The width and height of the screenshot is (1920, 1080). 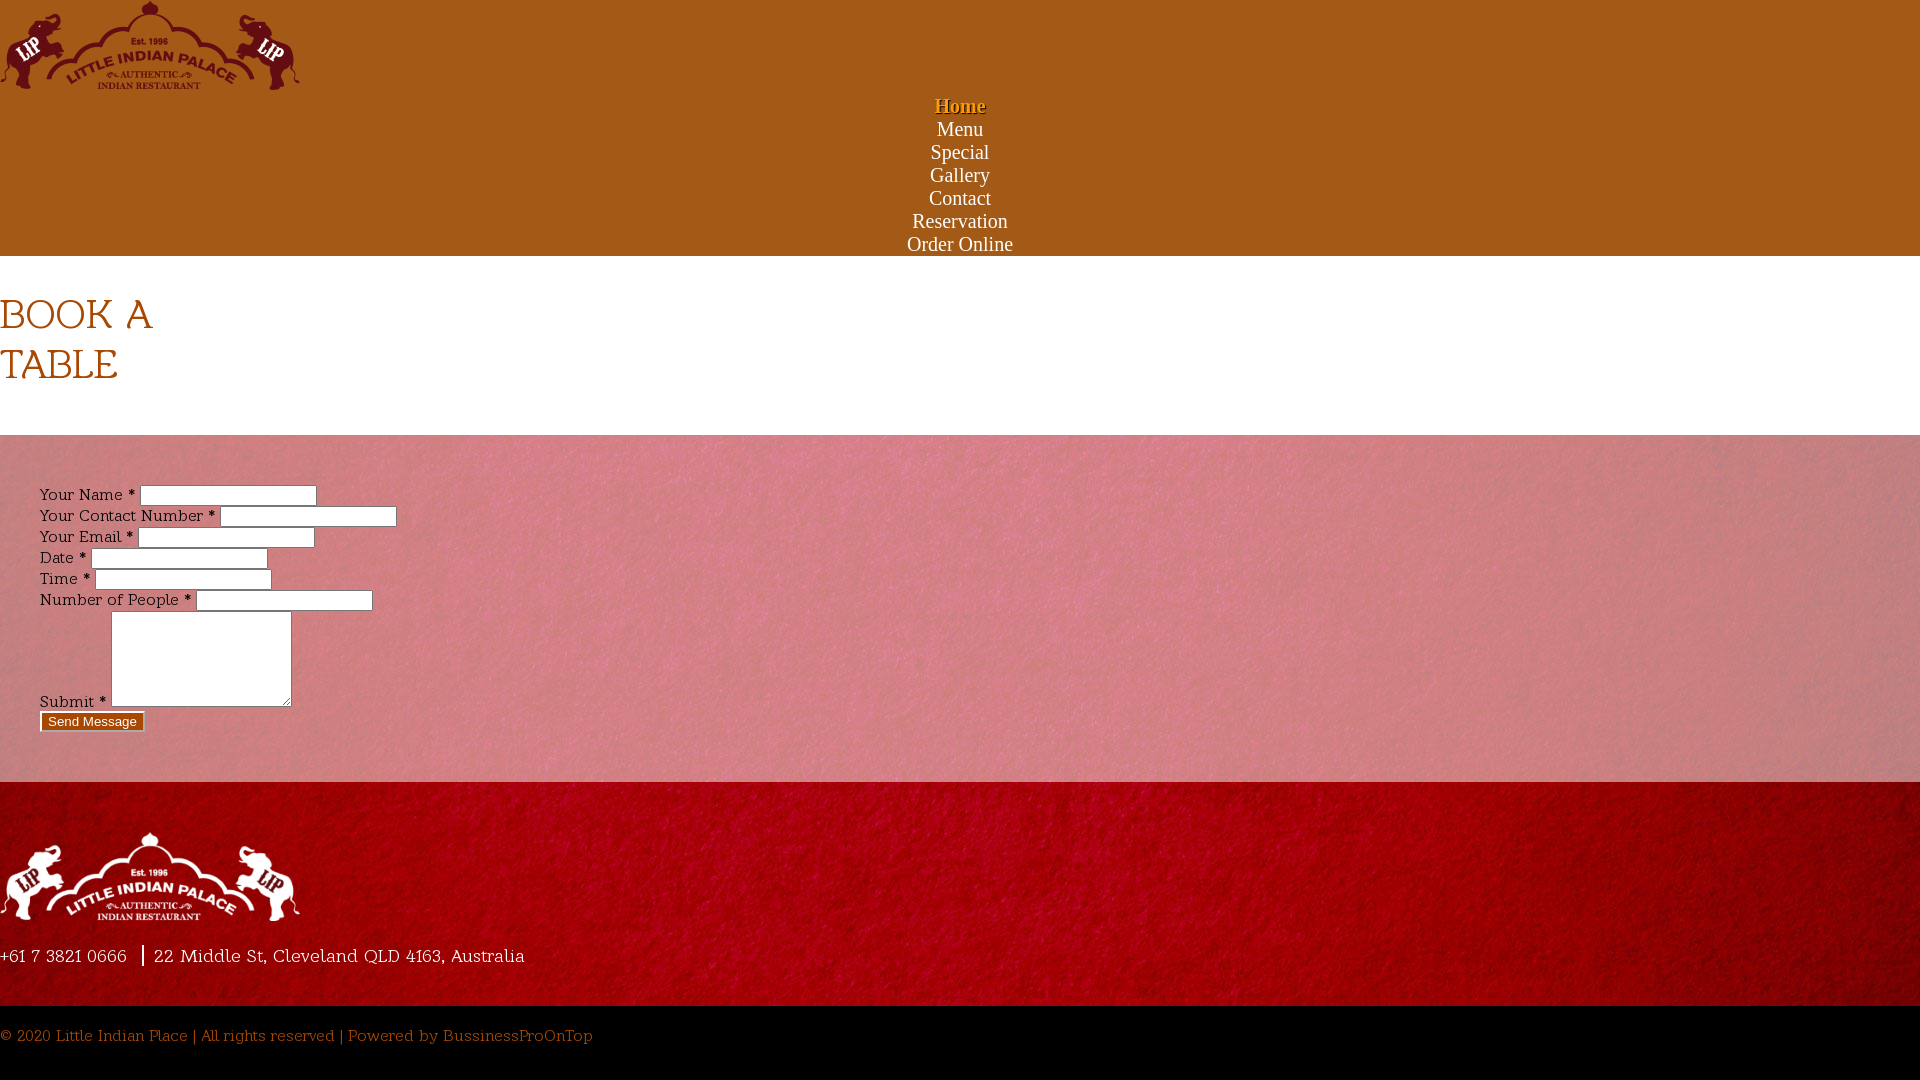 What do you see at coordinates (68, 954) in the screenshot?
I see `'+61 7 3821 0666'` at bounding box center [68, 954].